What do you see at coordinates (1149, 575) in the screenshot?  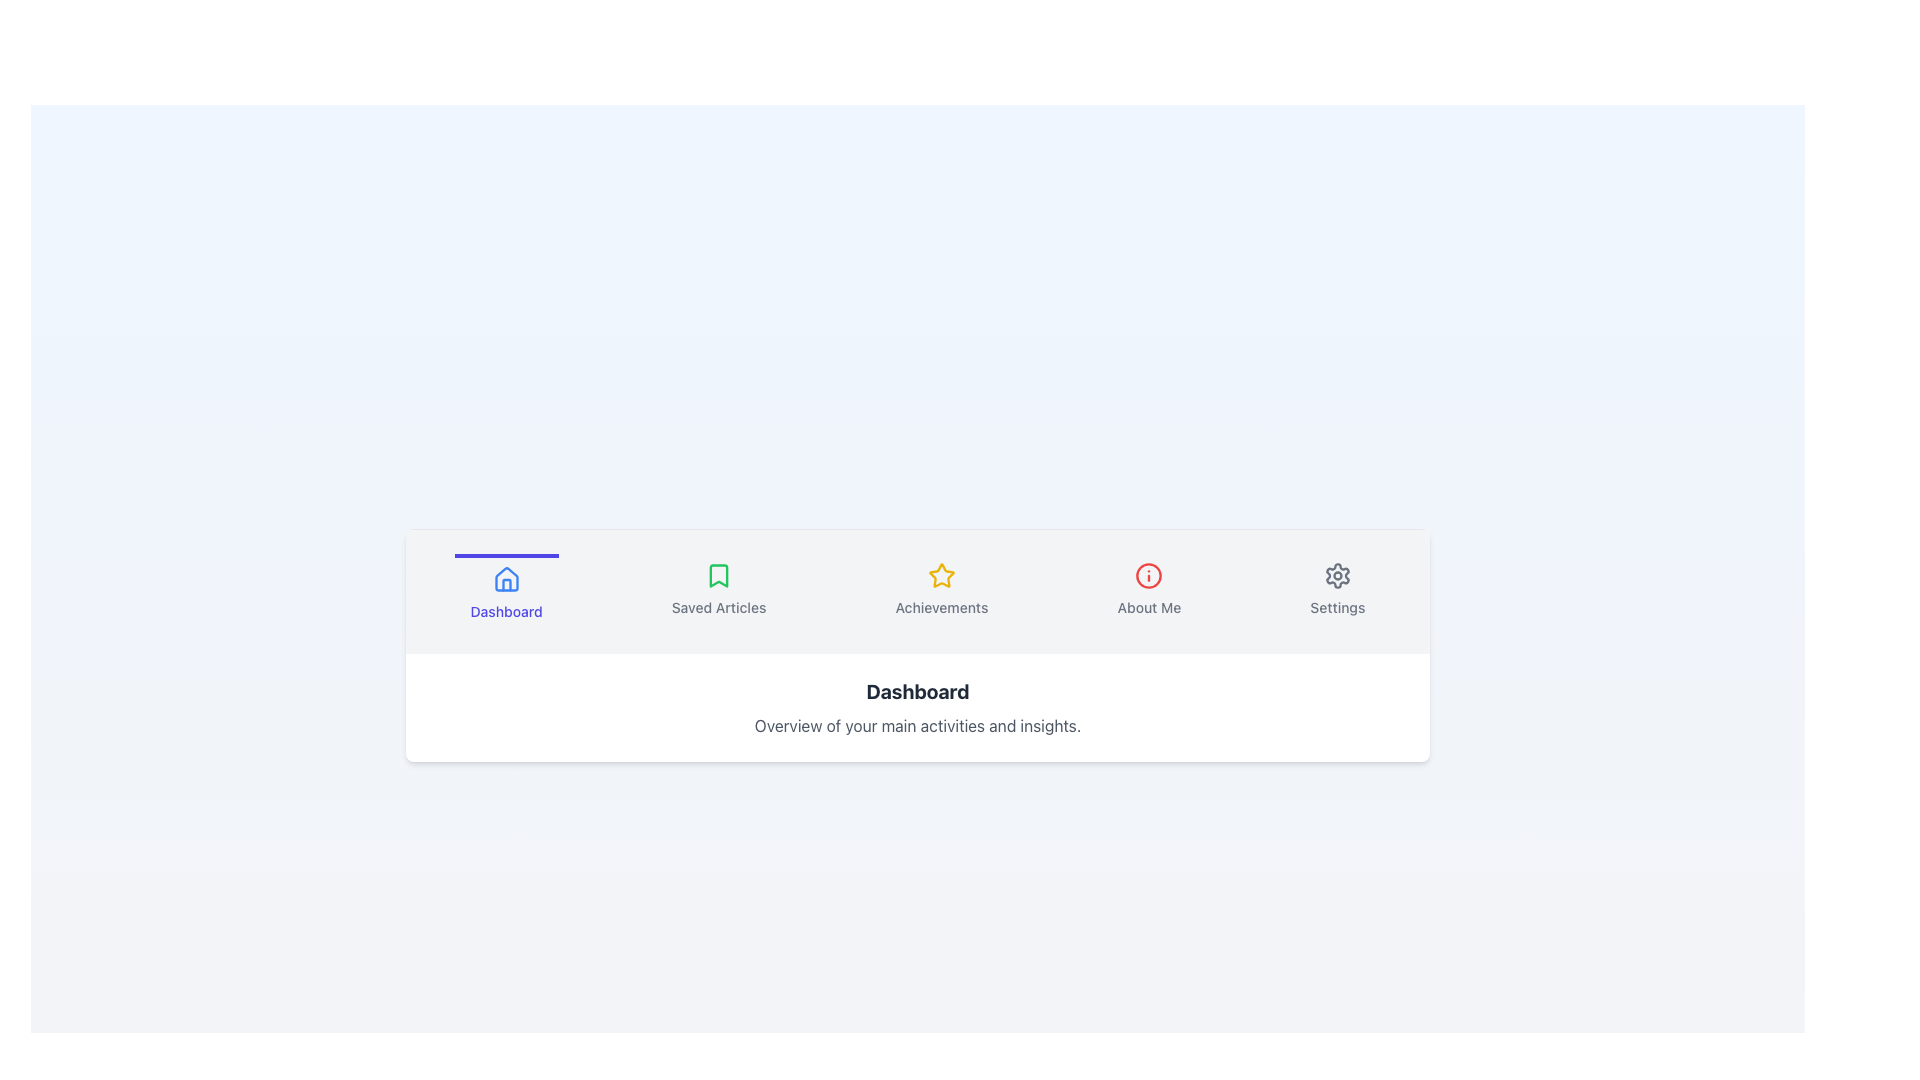 I see `the SVG Circle that serves as a visual cue within the 'About Me' navigation icon` at bounding box center [1149, 575].